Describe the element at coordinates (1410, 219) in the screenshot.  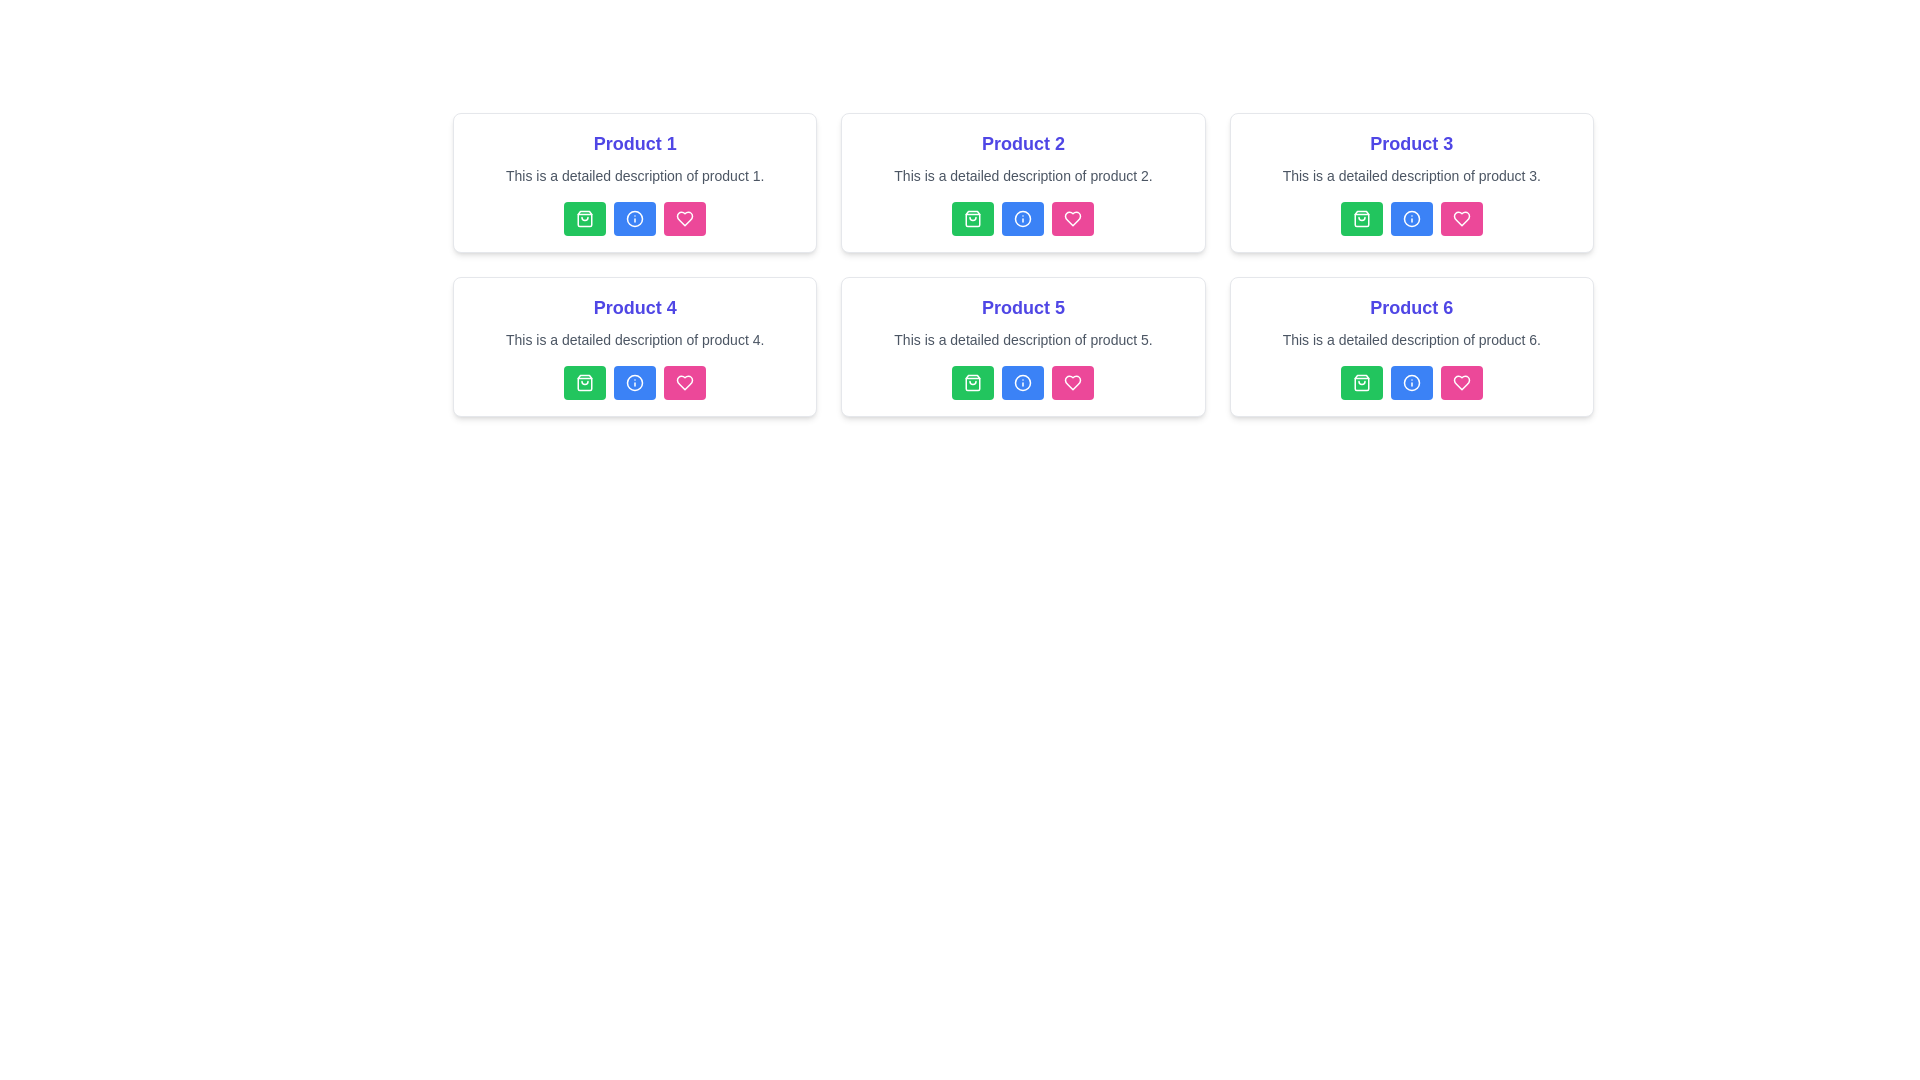
I see `the SVG icon that serves as an information button for 'Product 3', located as the second button in the row of actions under the product card` at that location.